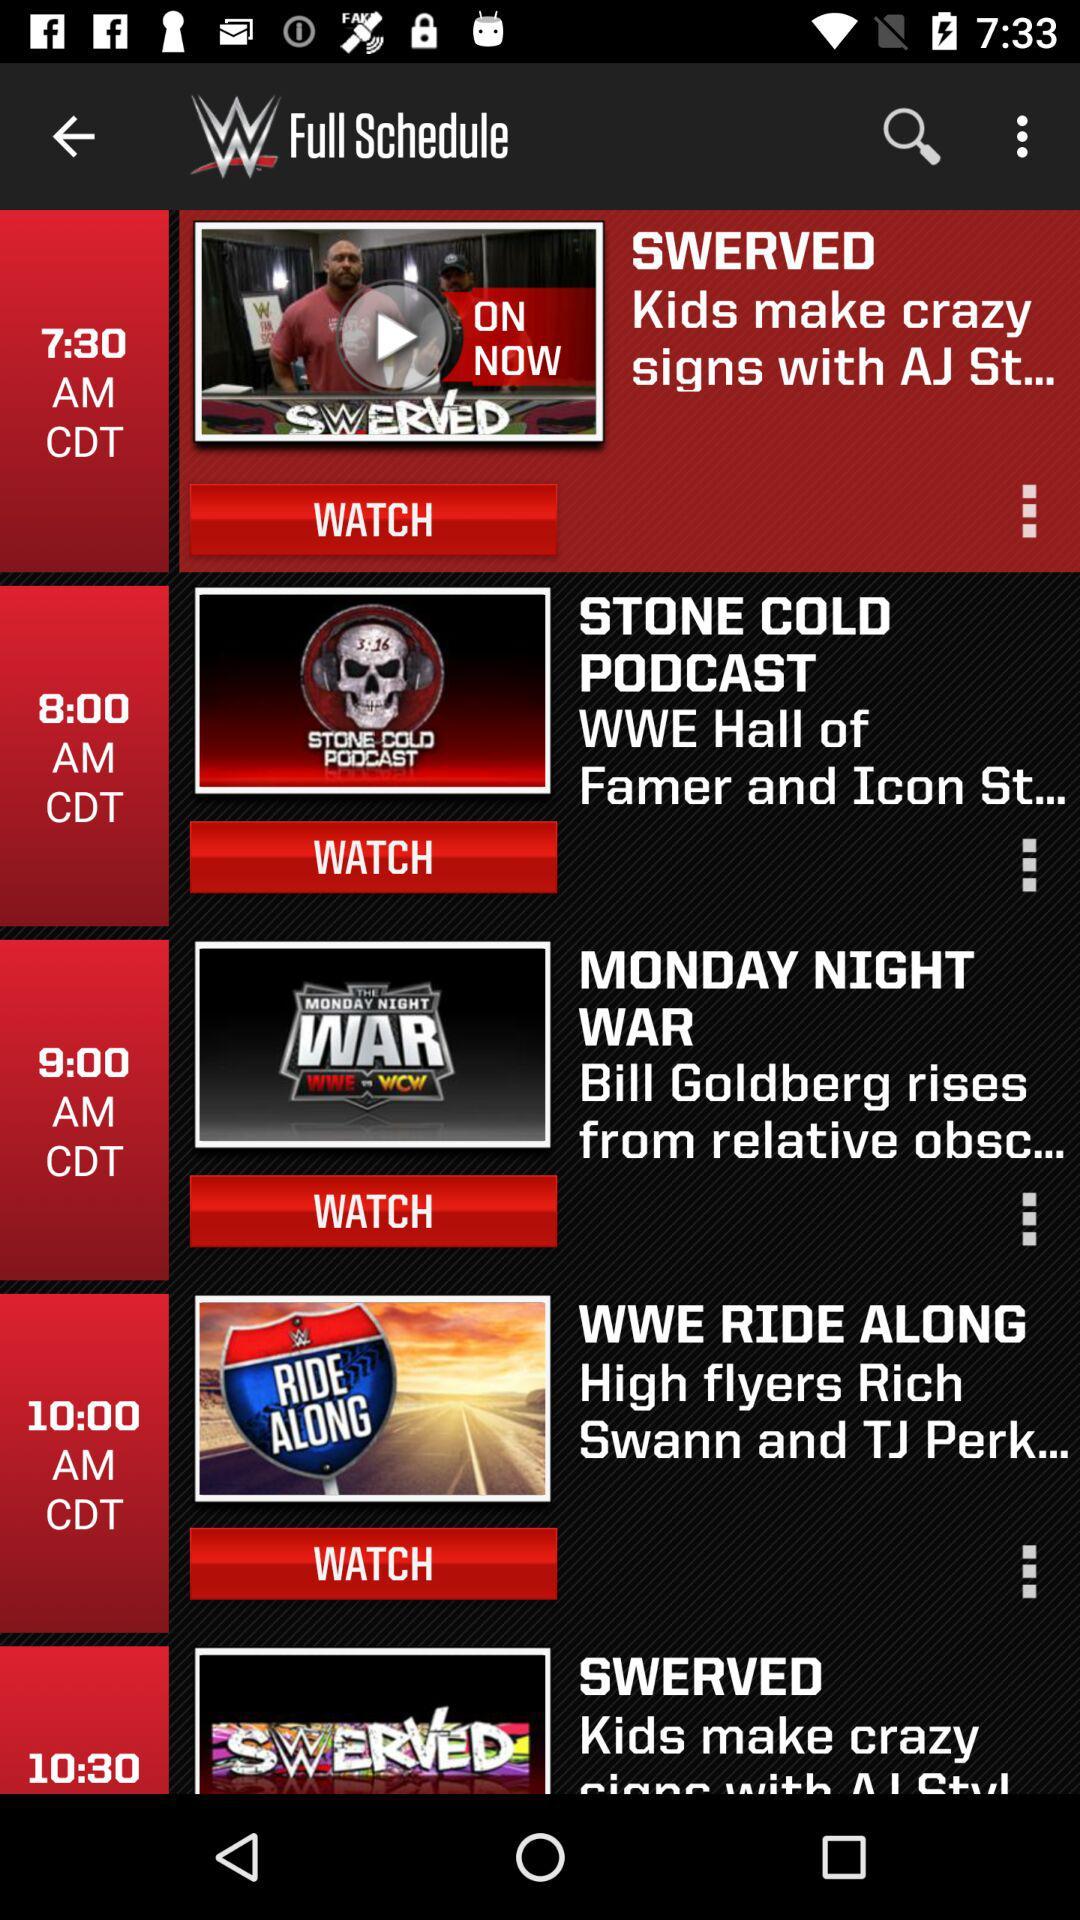  What do you see at coordinates (1027, 873) in the screenshot?
I see `bring up options` at bounding box center [1027, 873].